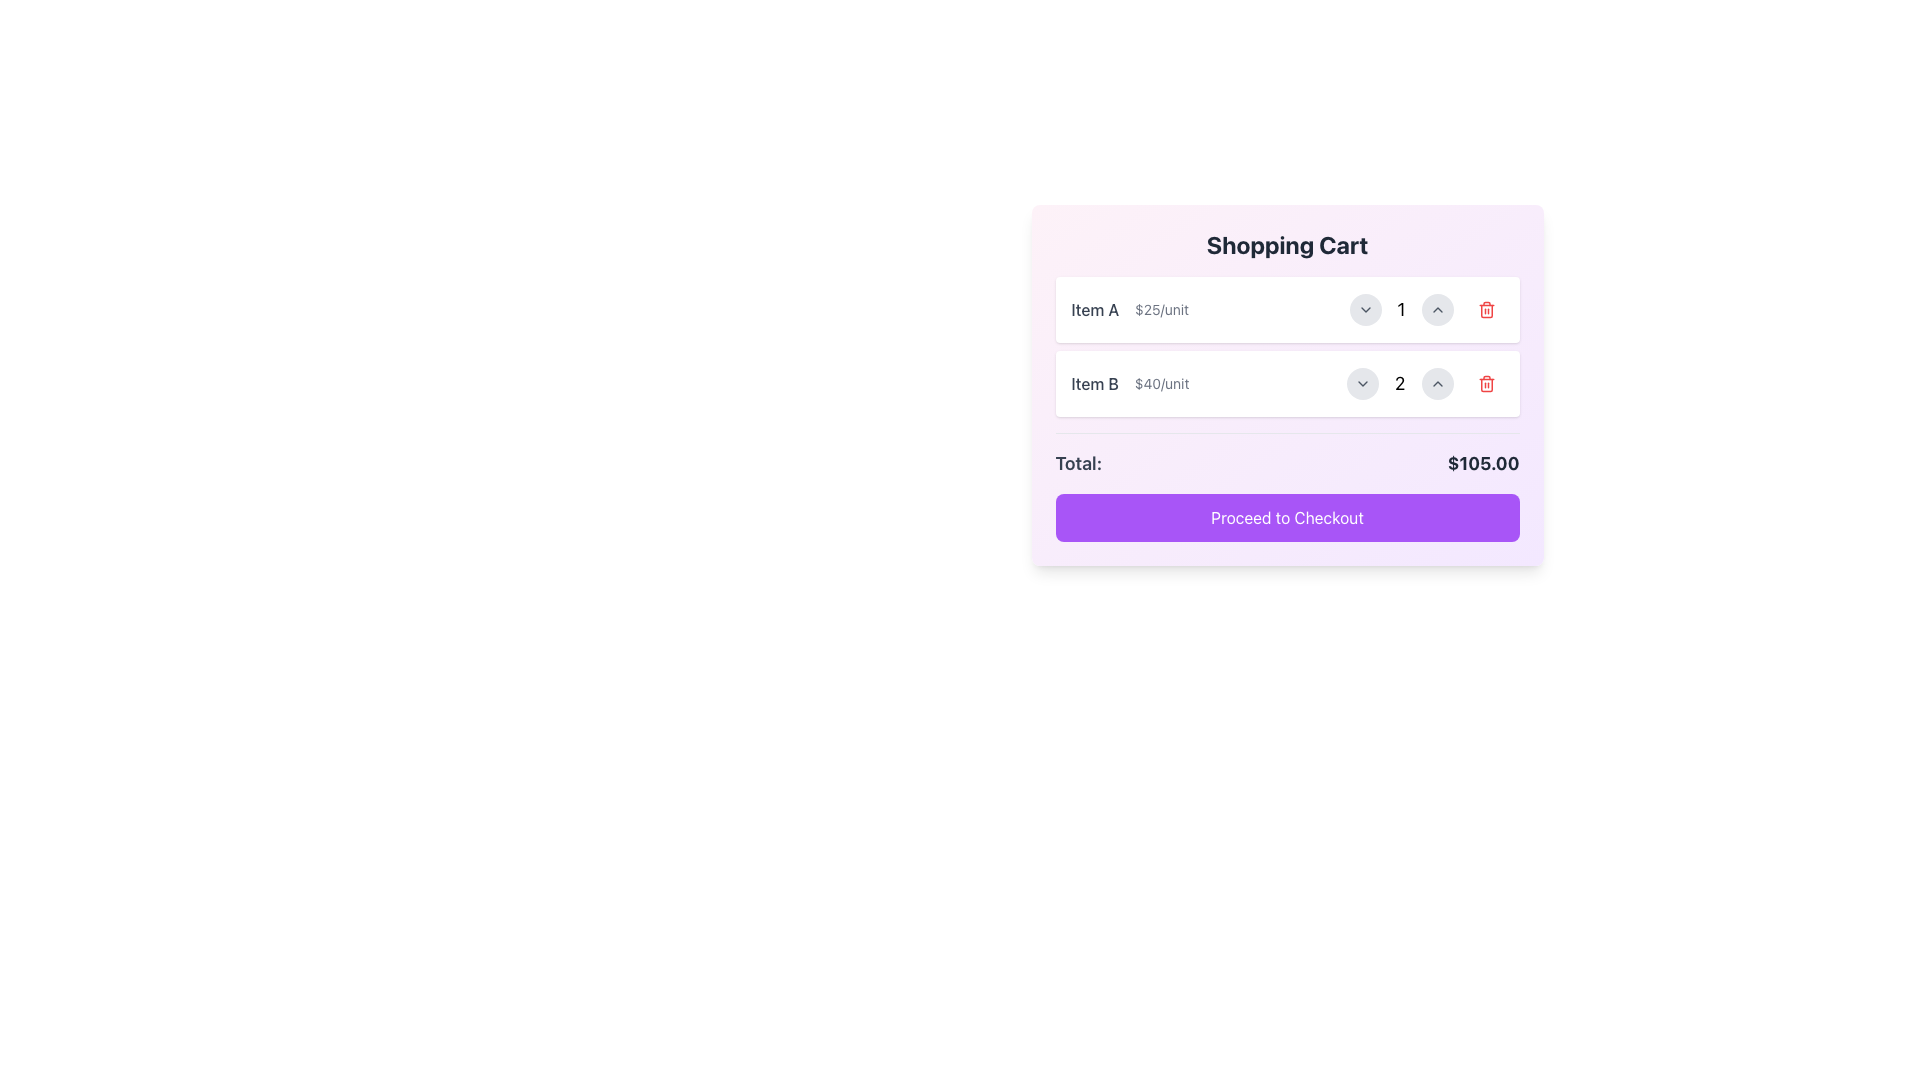  What do you see at coordinates (1162, 384) in the screenshot?
I see `the text label displaying the price per unit '$40/unit', which is styled in gray and positioned to the right of the title 'Item B' in the shopping cart interface` at bounding box center [1162, 384].